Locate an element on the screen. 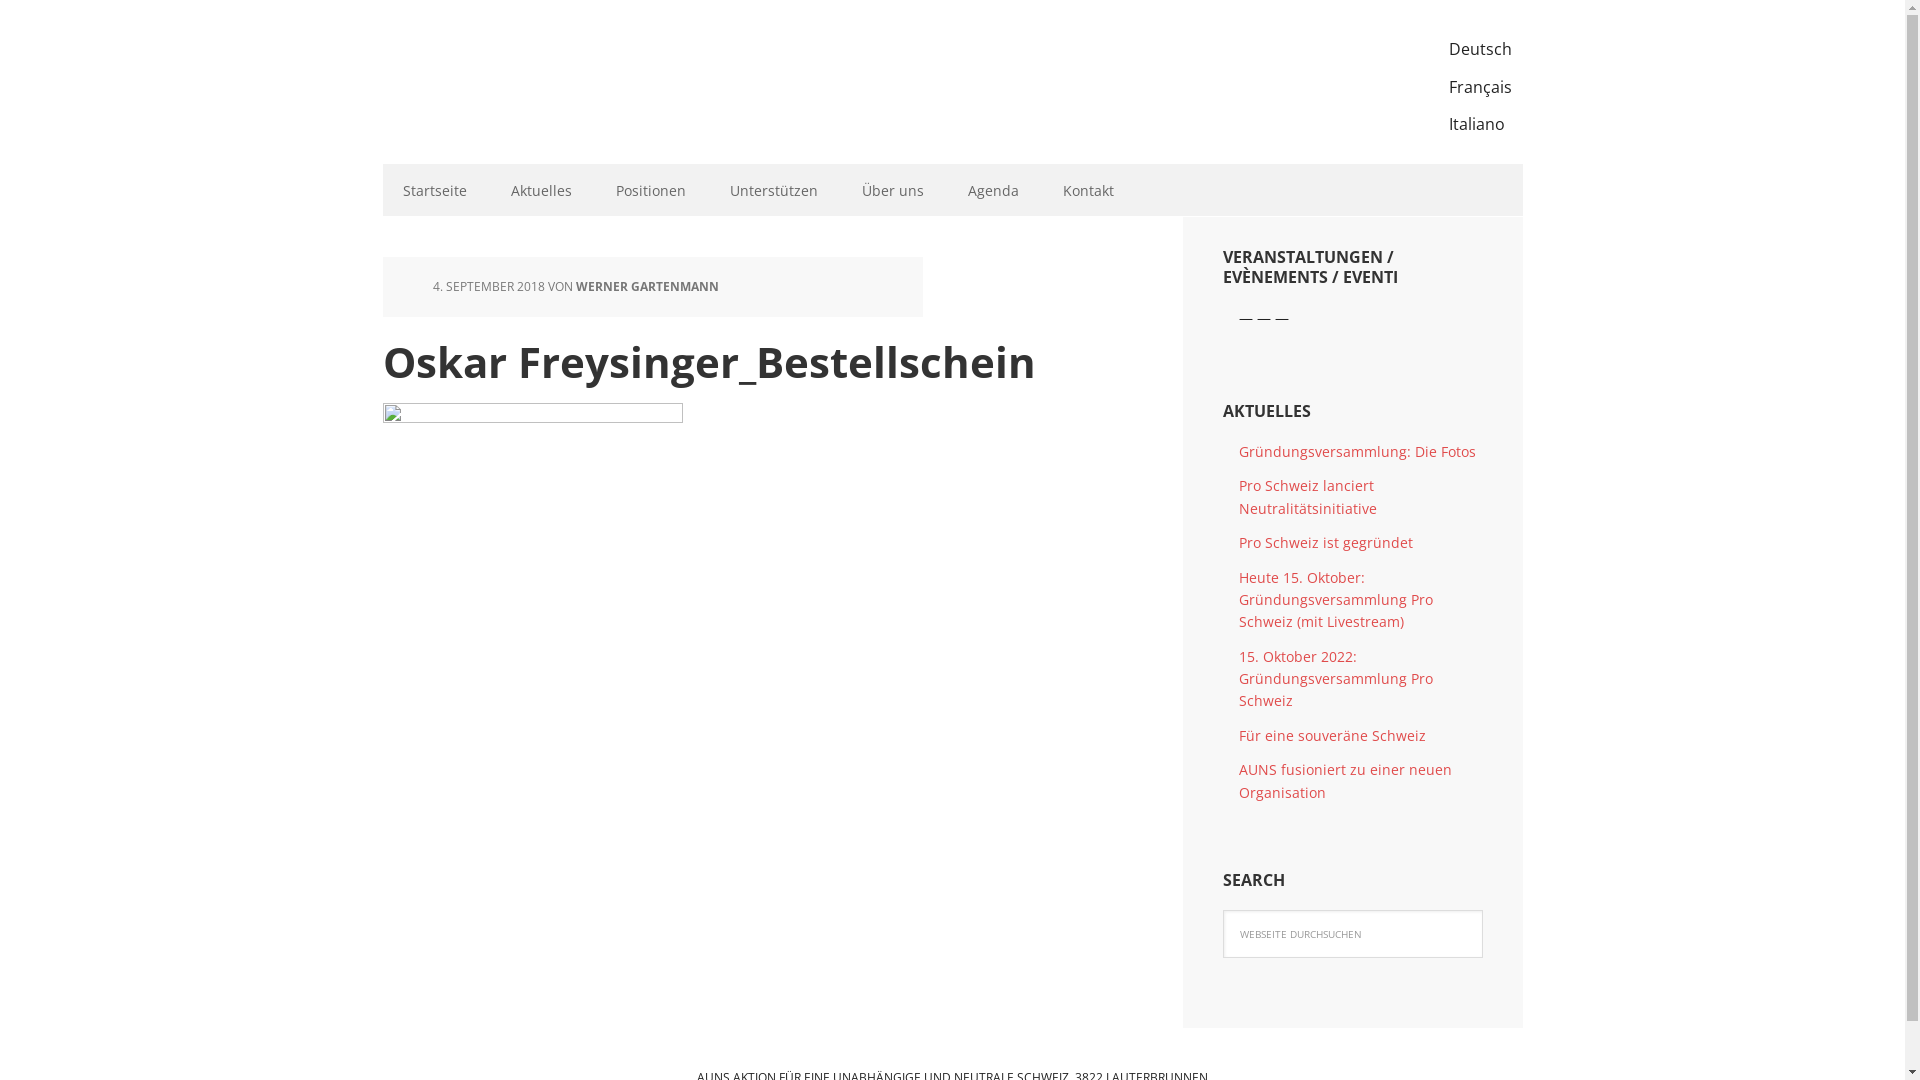 The width and height of the screenshot is (1920, 1080). 'Positionen' is located at coordinates (651, 190).